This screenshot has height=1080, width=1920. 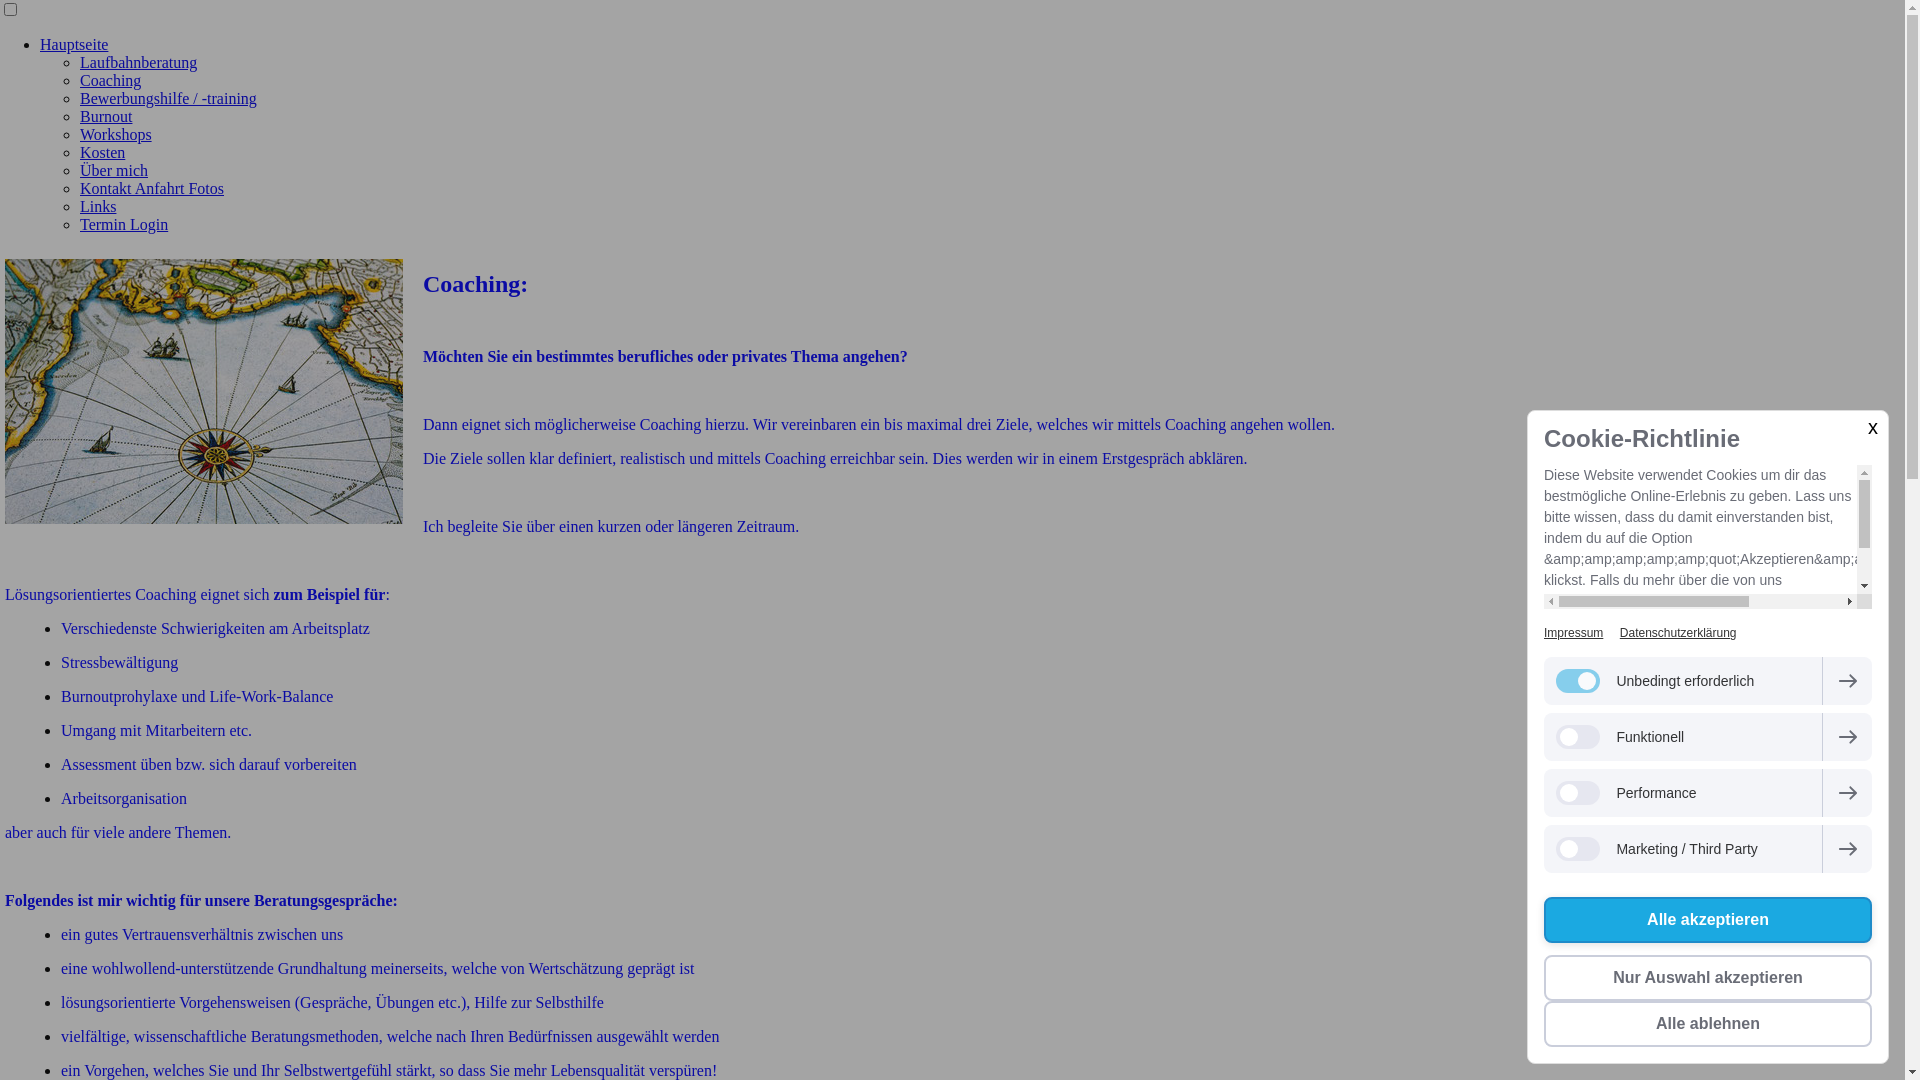 What do you see at coordinates (101, 151) in the screenshot?
I see `'Kosten'` at bounding box center [101, 151].